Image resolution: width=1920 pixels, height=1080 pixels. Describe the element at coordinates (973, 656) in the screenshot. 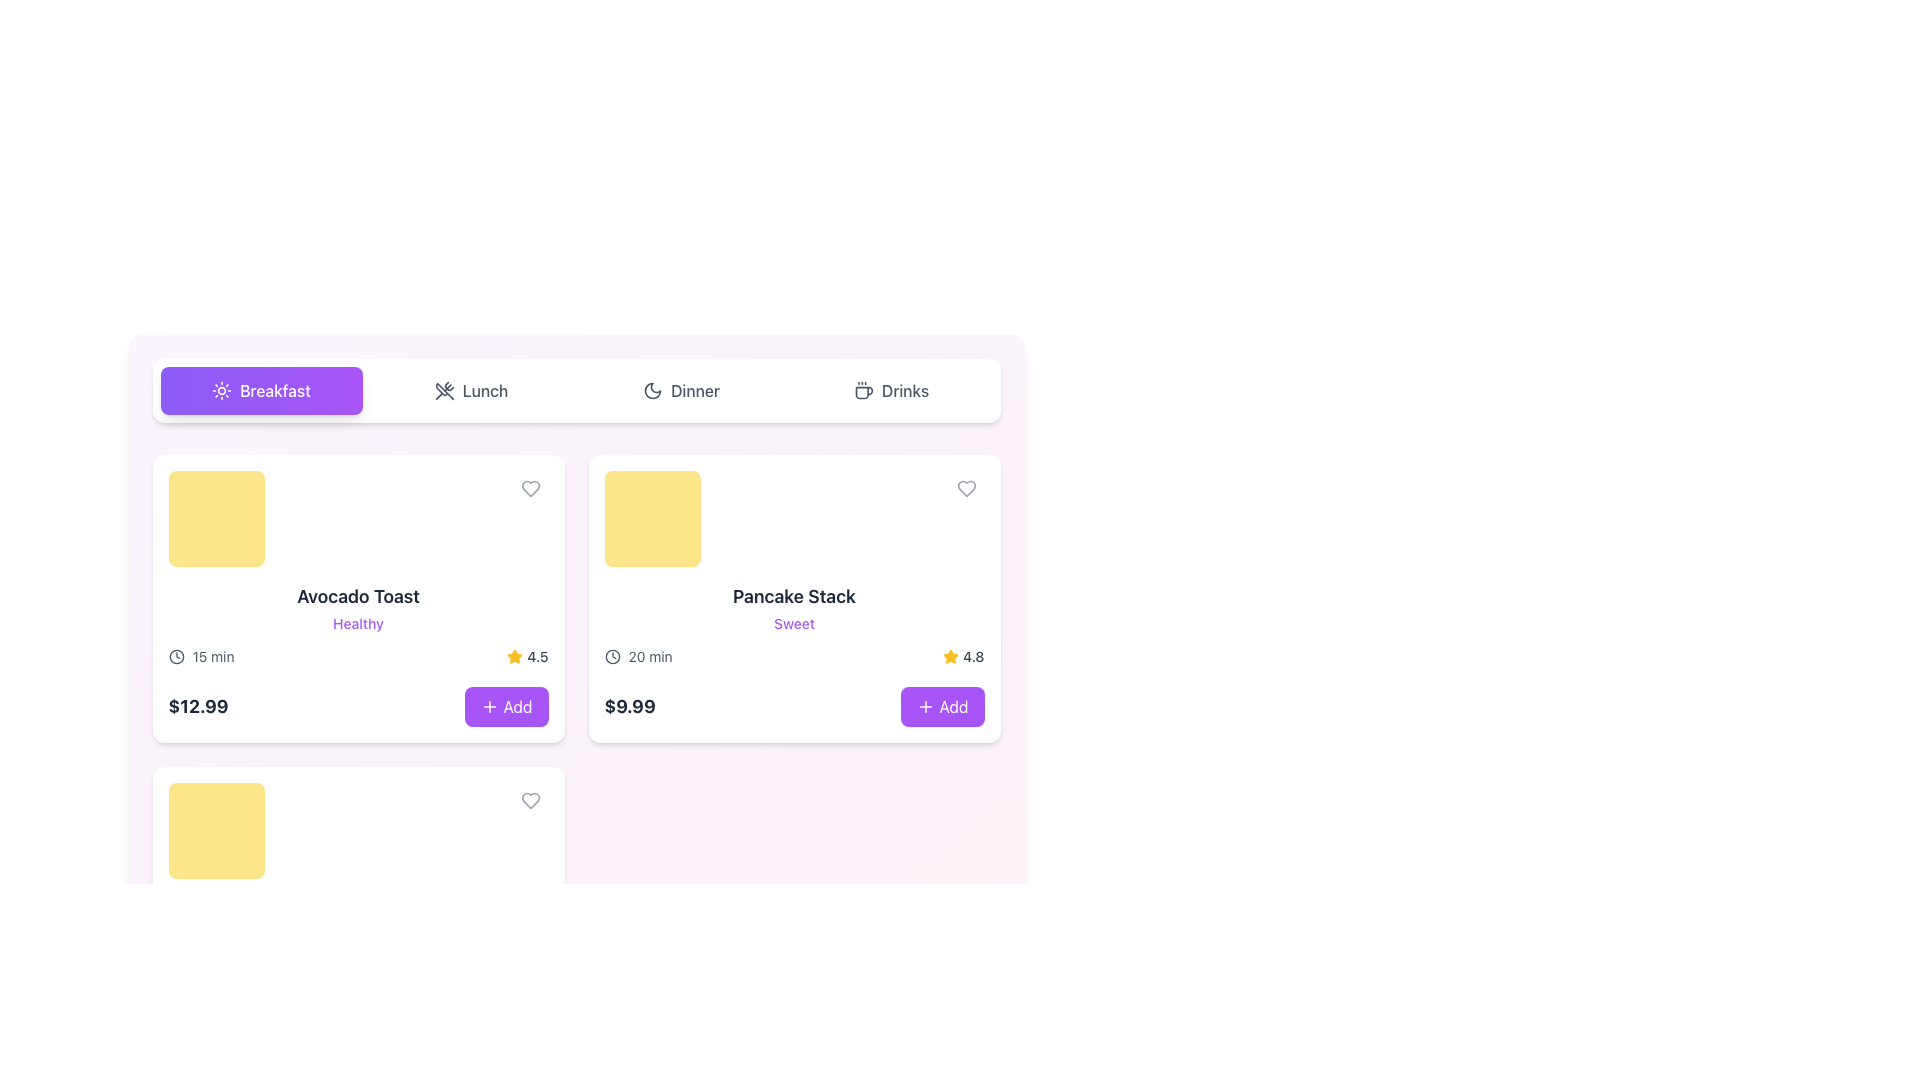

I see `numerical text label displaying the rating value '4.8', which is styled in gray and located within the 'Pancake Stack' card, surrounded by a golden star icon` at that location.